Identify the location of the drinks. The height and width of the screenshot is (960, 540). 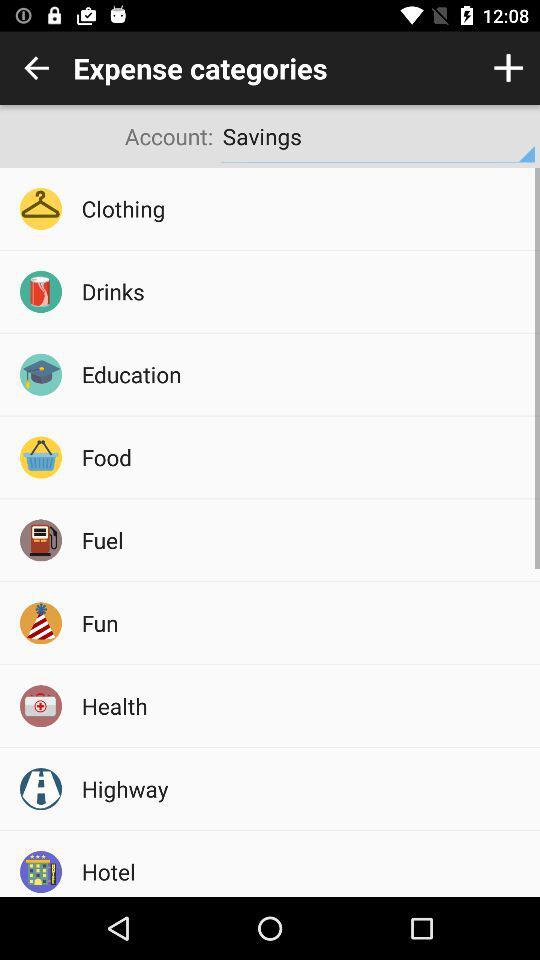
(303, 290).